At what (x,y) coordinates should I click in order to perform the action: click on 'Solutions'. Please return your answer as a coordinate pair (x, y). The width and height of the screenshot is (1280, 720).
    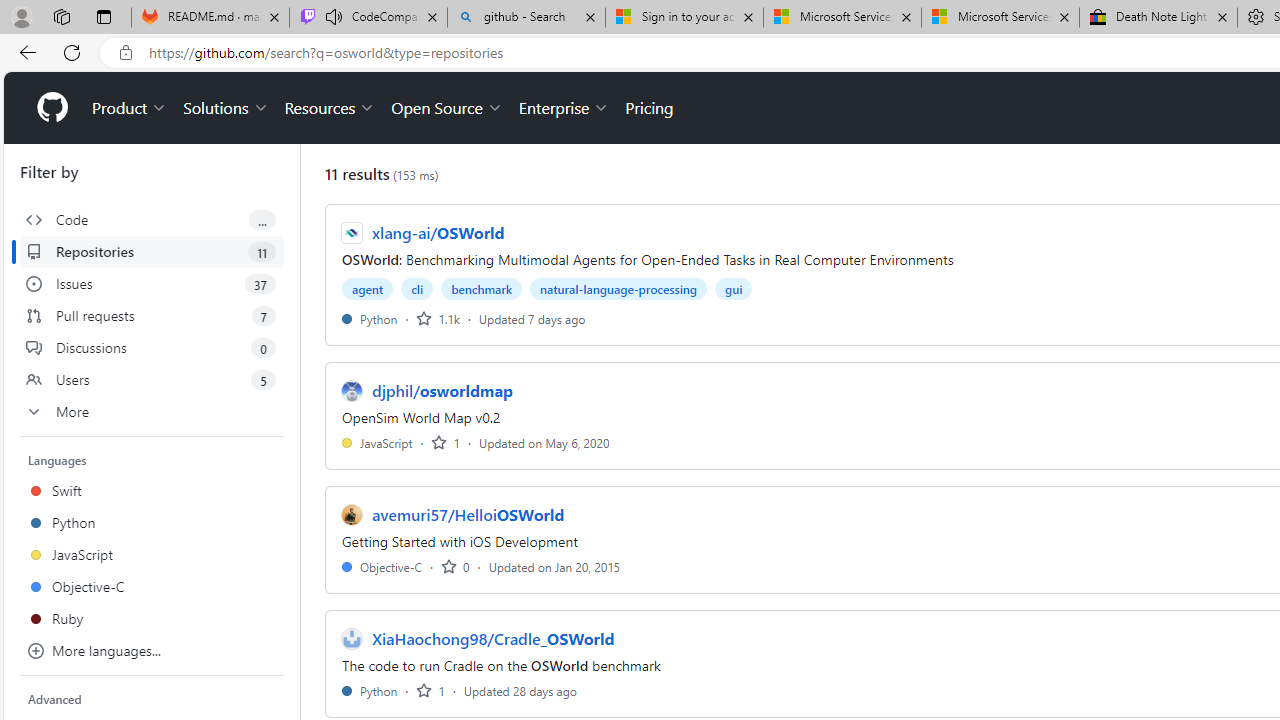
    Looking at the image, I should click on (225, 108).